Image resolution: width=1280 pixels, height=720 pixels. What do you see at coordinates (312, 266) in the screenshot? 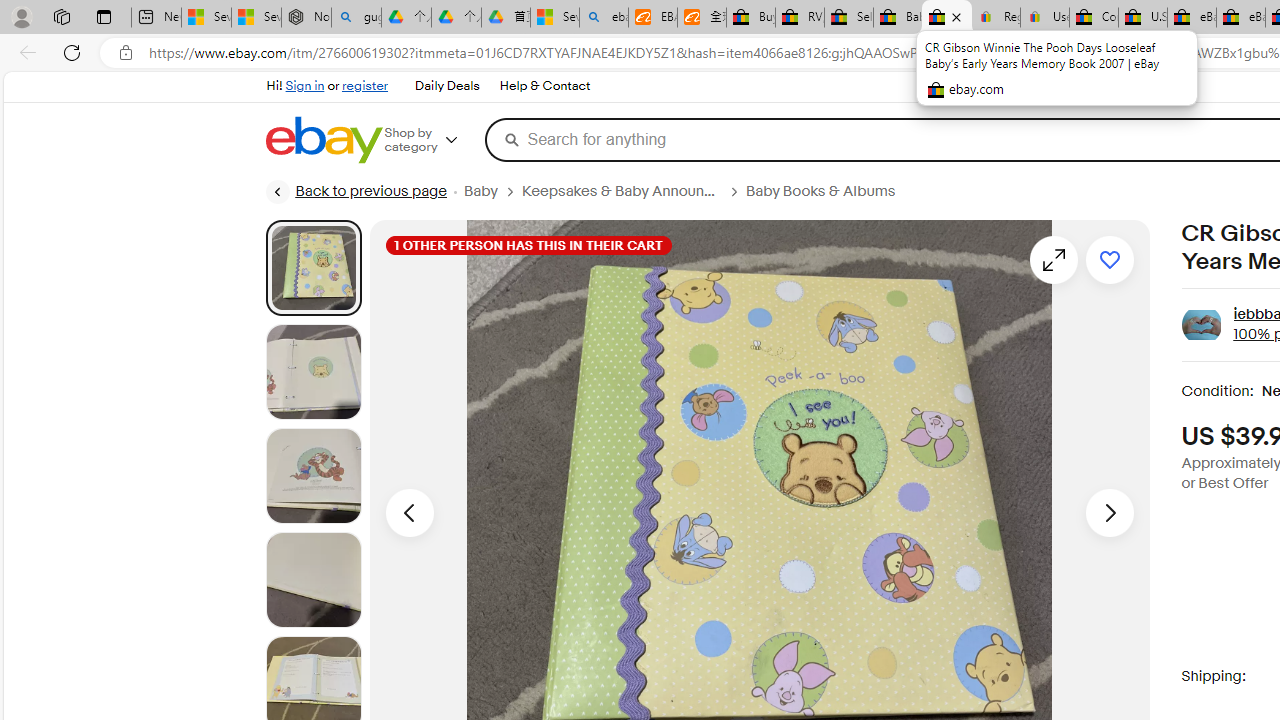
I see `'Picture 1 of 22'` at bounding box center [312, 266].